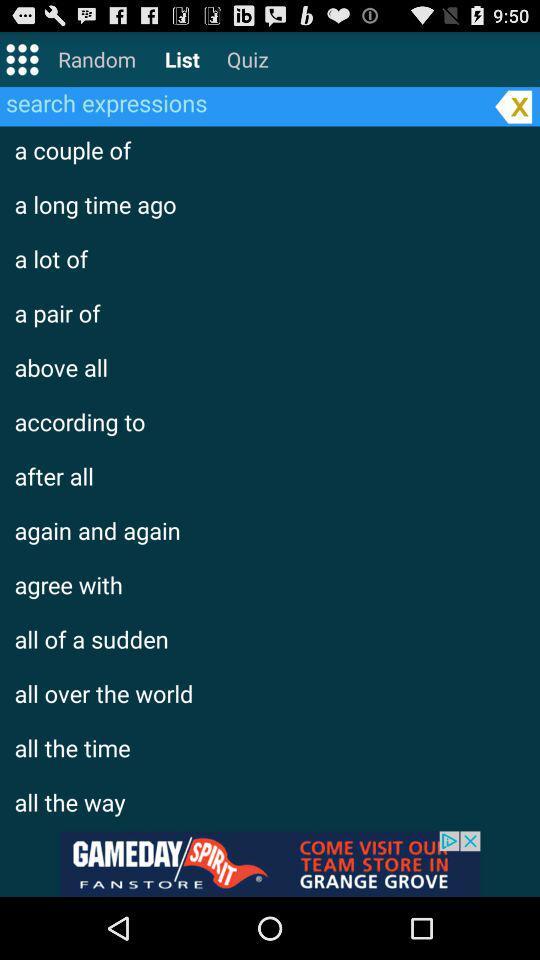  Describe the element at coordinates (21, 58) in the screenshot. I see `open menu` at that location.